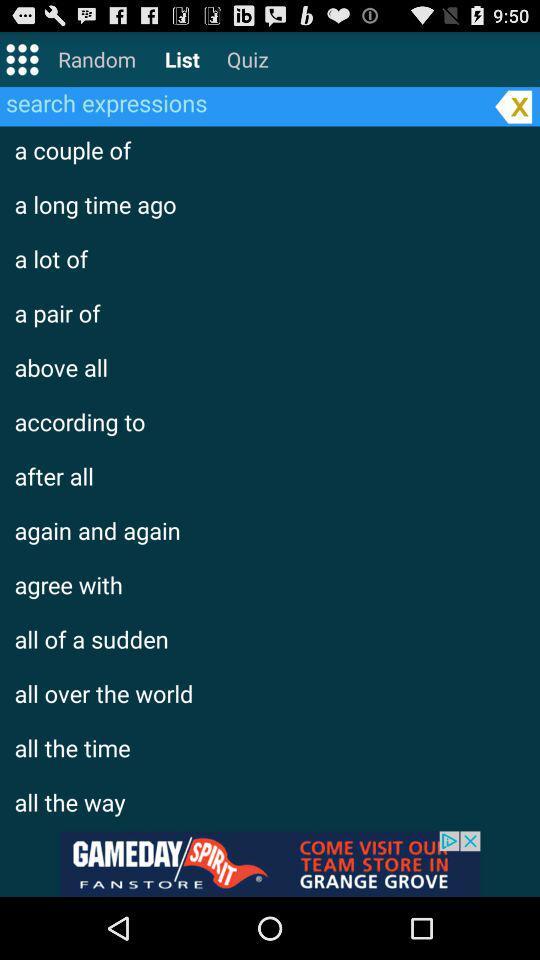  Describe the element at coordinates (21, 58) in the screenshot. I see `open menu` at that location.